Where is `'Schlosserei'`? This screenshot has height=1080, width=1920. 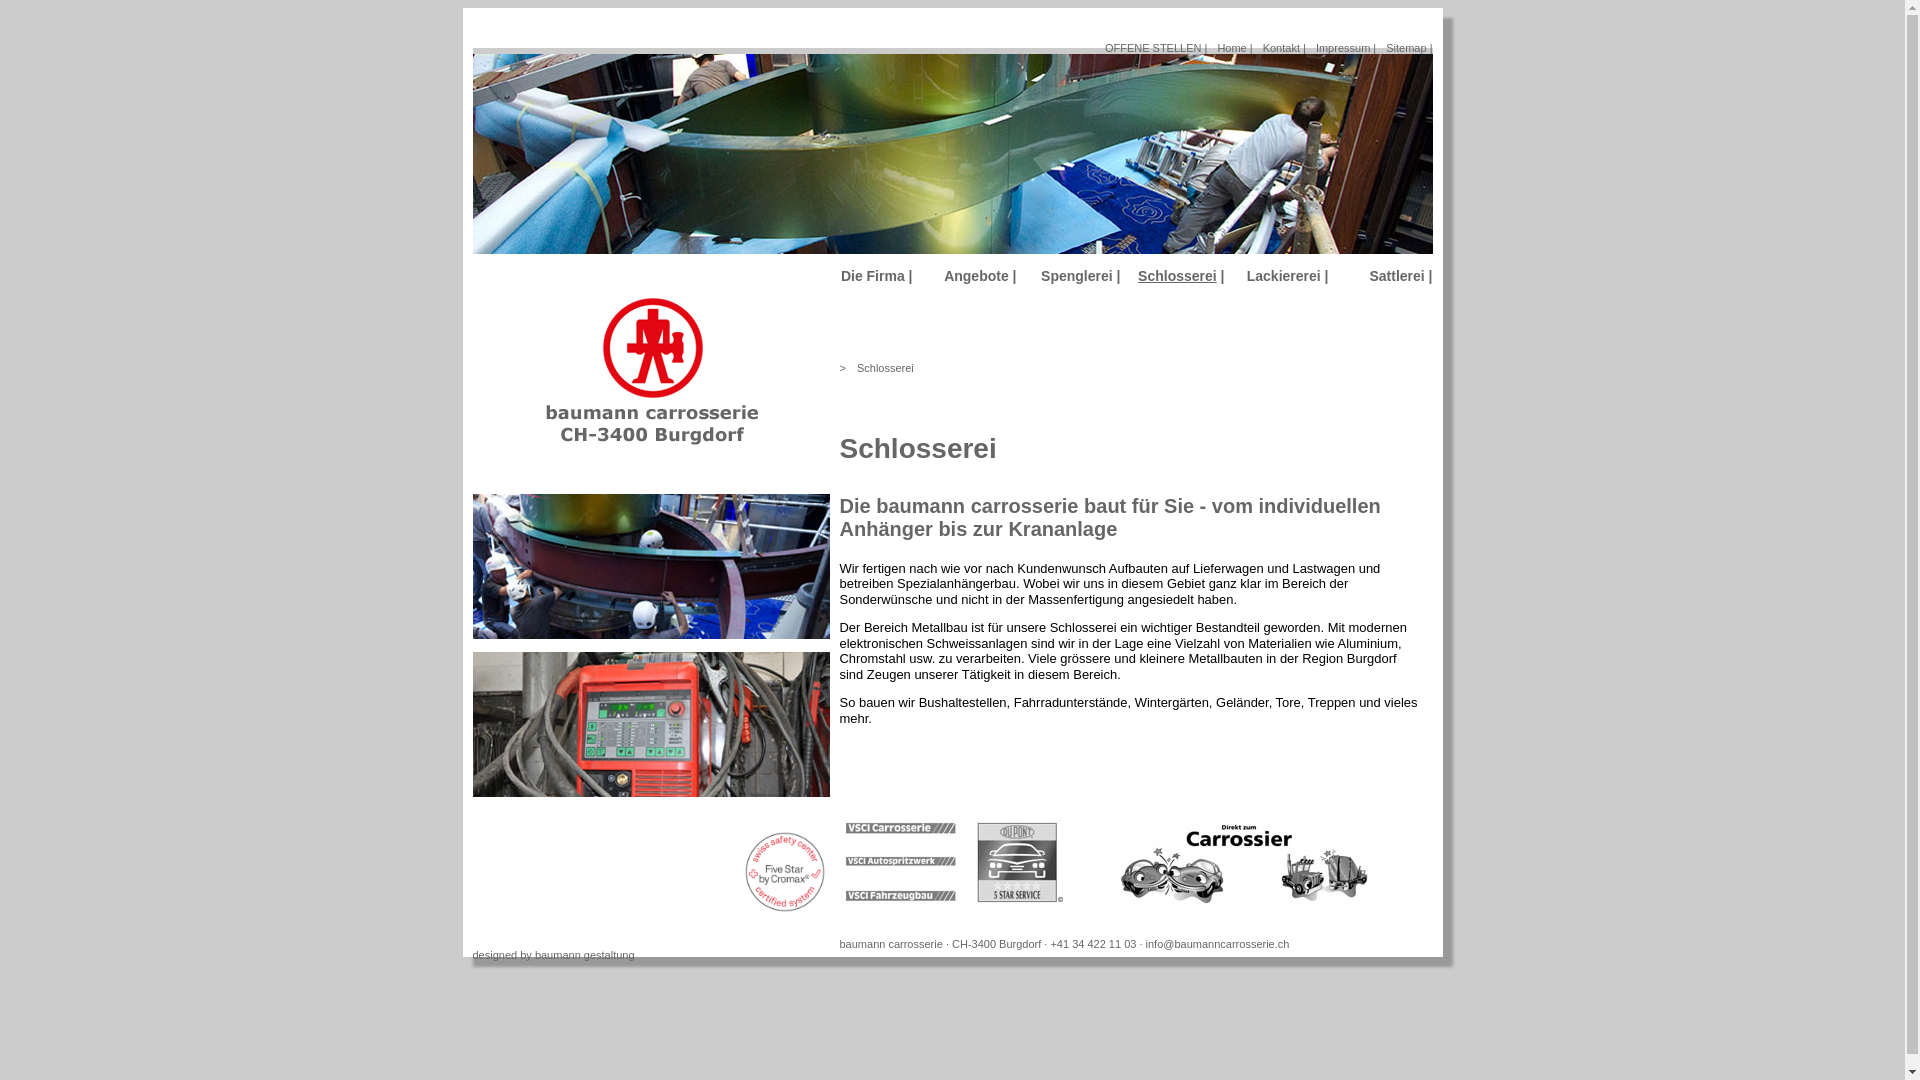 'Schlosserei' is located at coordinates (884, 367).